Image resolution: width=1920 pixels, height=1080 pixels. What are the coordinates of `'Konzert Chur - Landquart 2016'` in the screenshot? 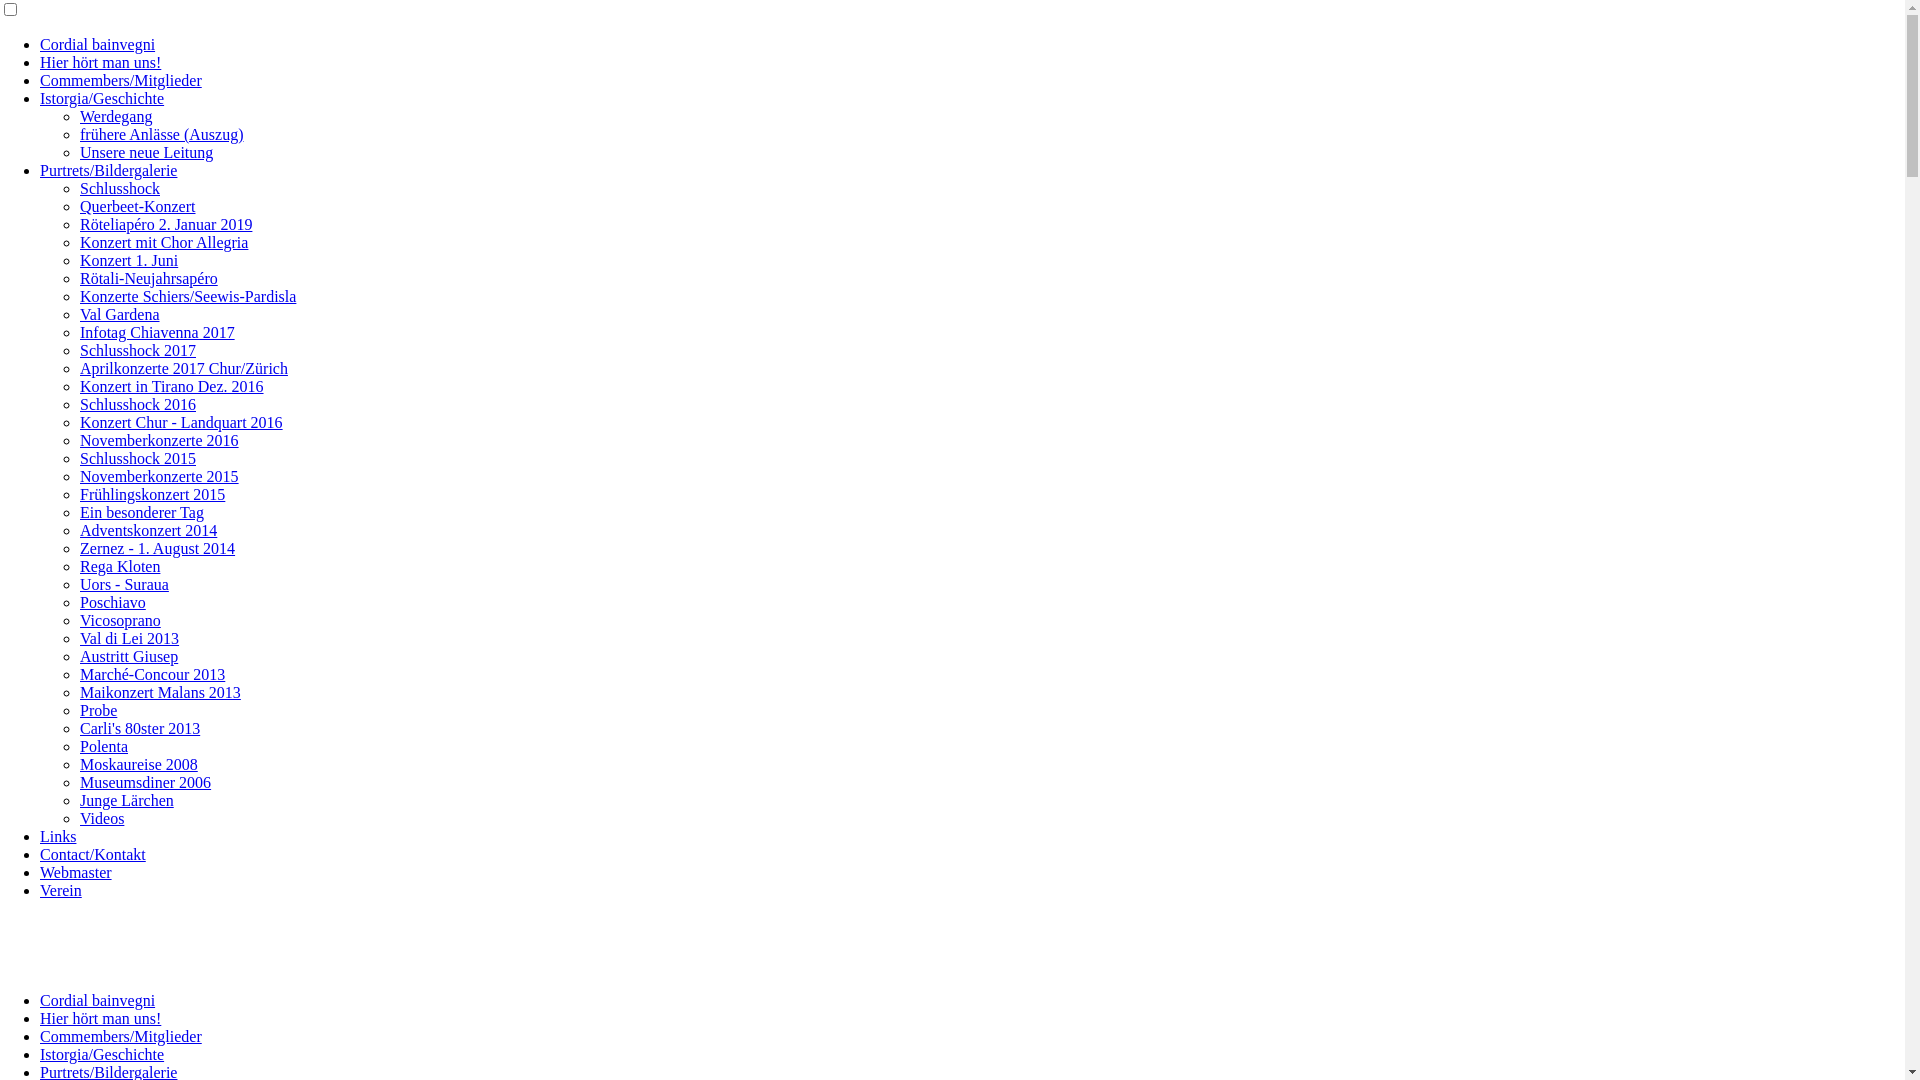 It's located at (181, 421).